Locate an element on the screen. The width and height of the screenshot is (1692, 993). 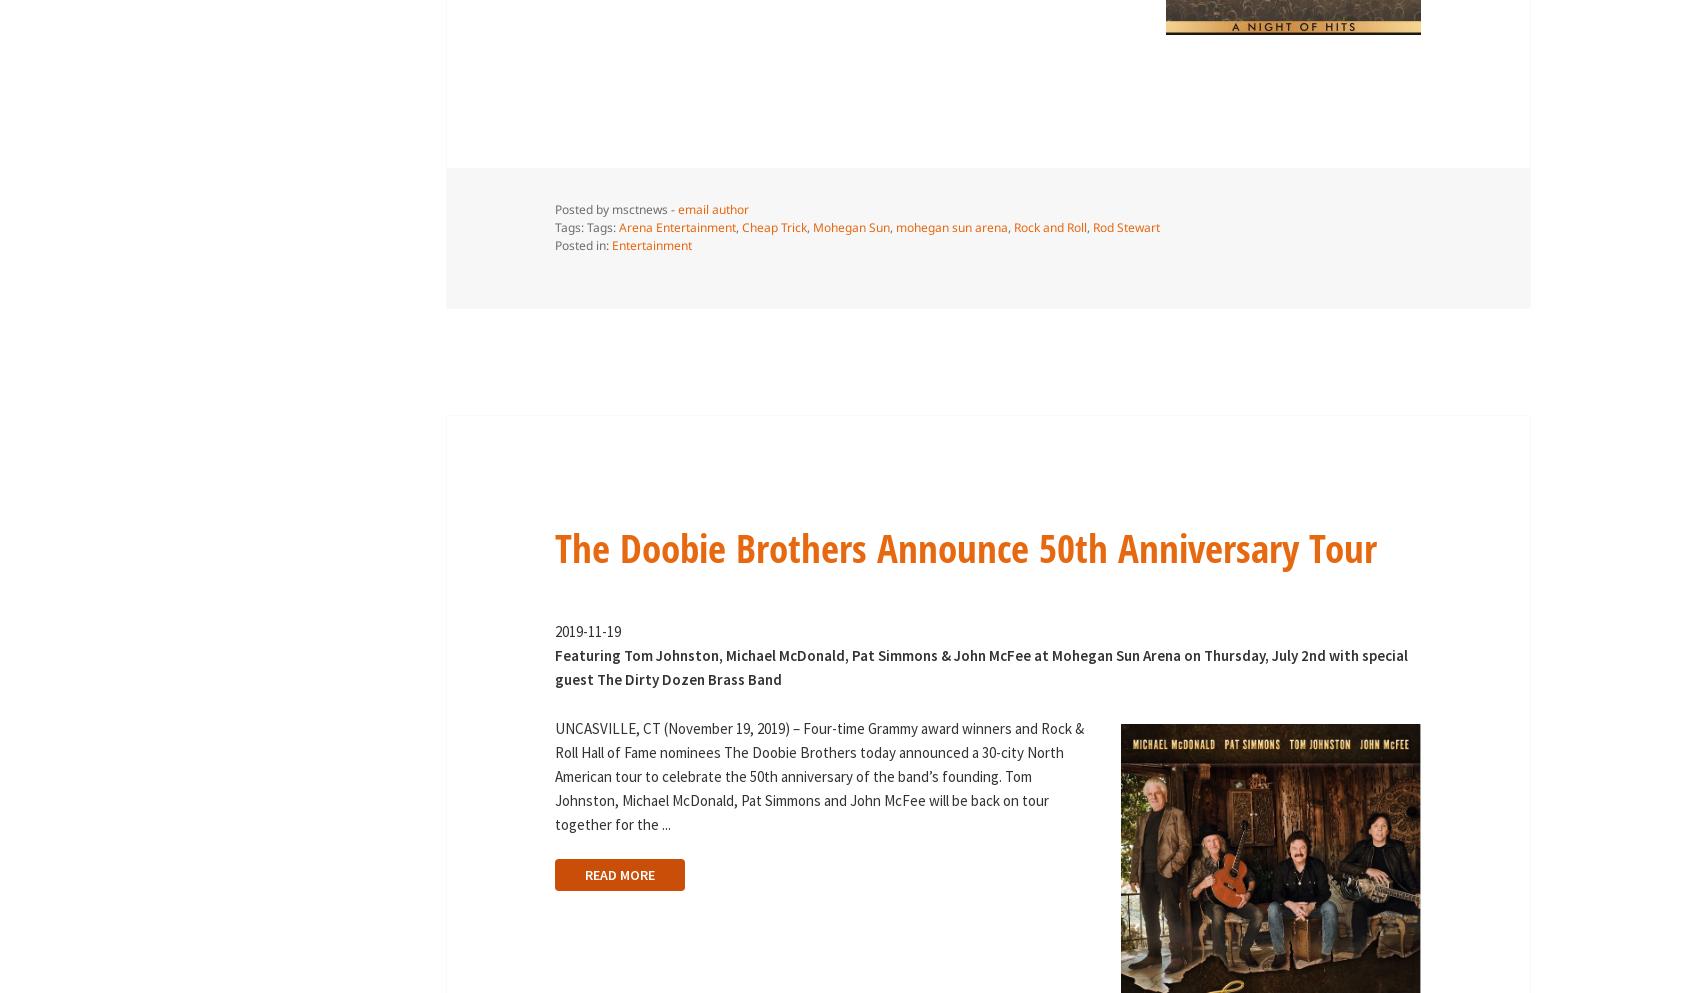
'Cheap Trick' is located at coordinates (772, 226).